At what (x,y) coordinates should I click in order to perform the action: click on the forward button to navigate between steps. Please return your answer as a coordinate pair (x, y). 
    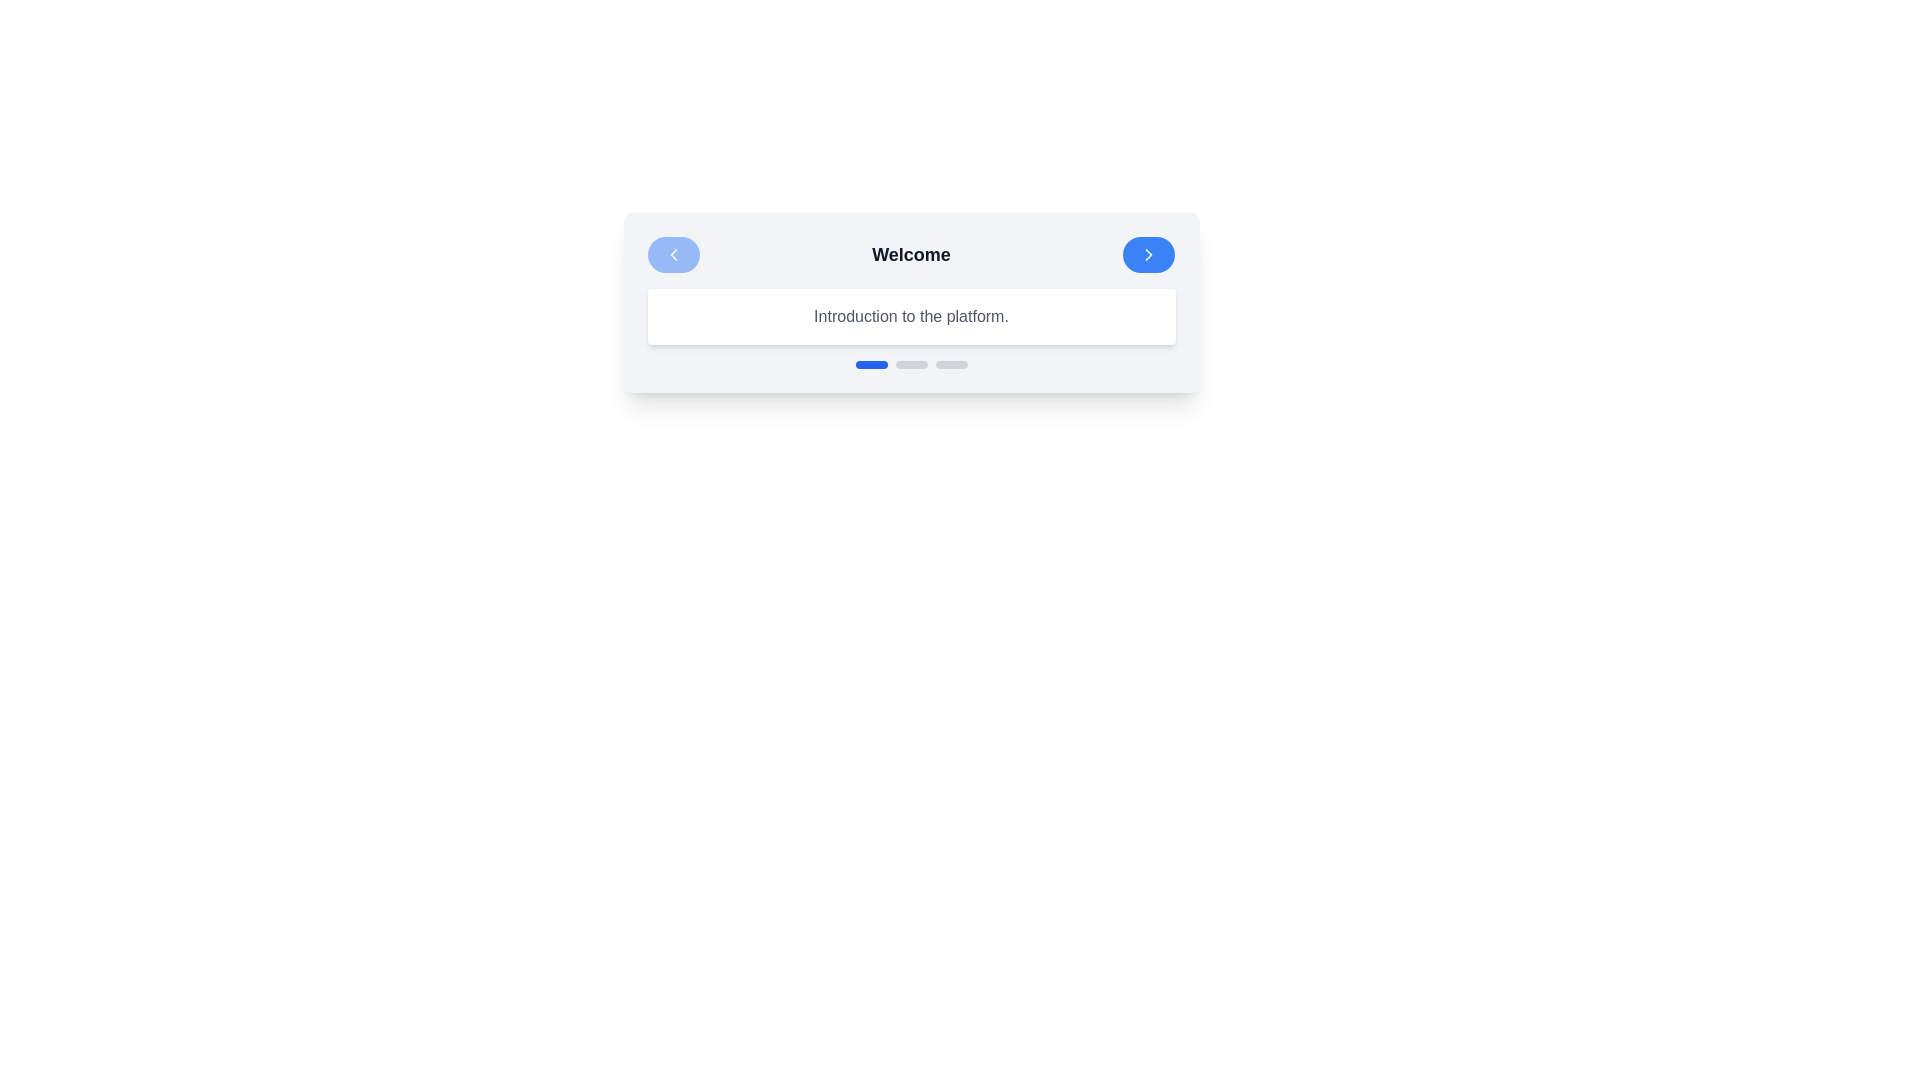
    Looking at the image, I should click on (1149, 253).